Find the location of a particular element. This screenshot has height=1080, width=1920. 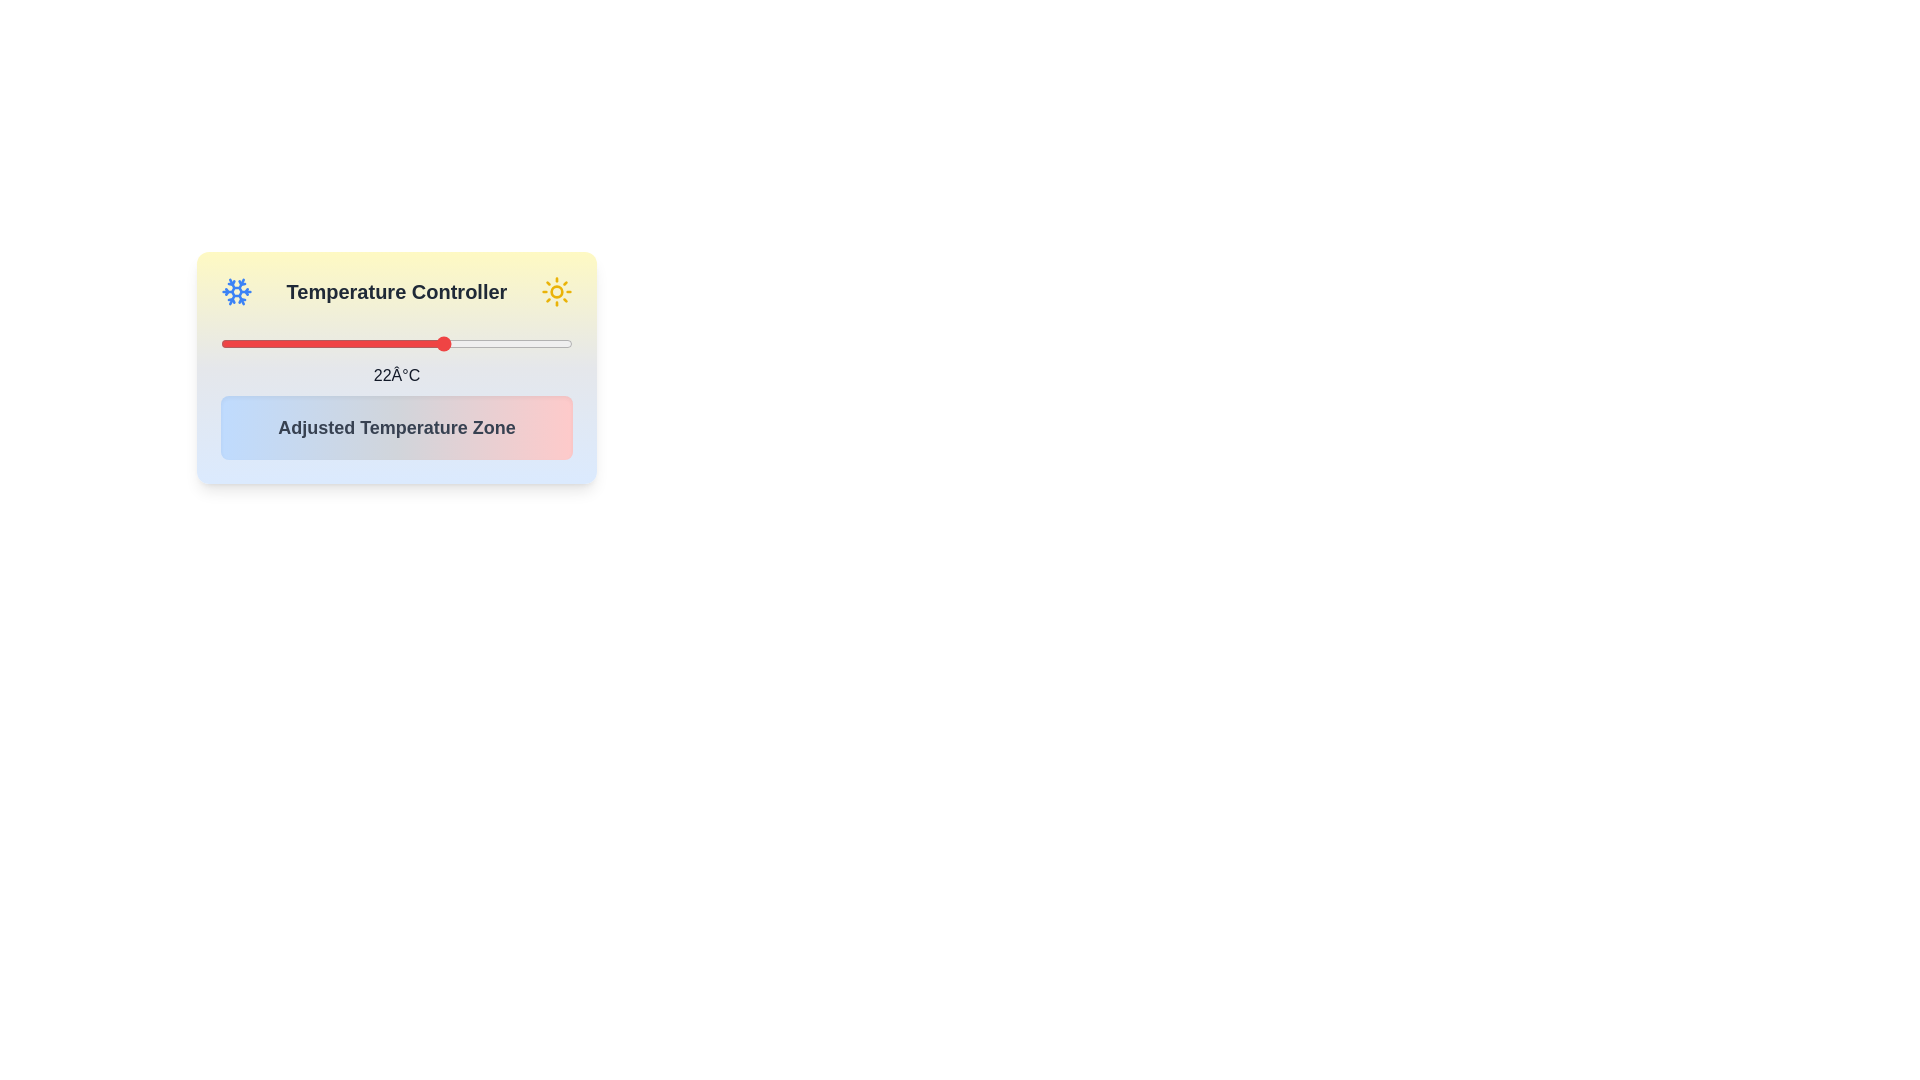

the temperature slider is located at coordinates (283, 342).